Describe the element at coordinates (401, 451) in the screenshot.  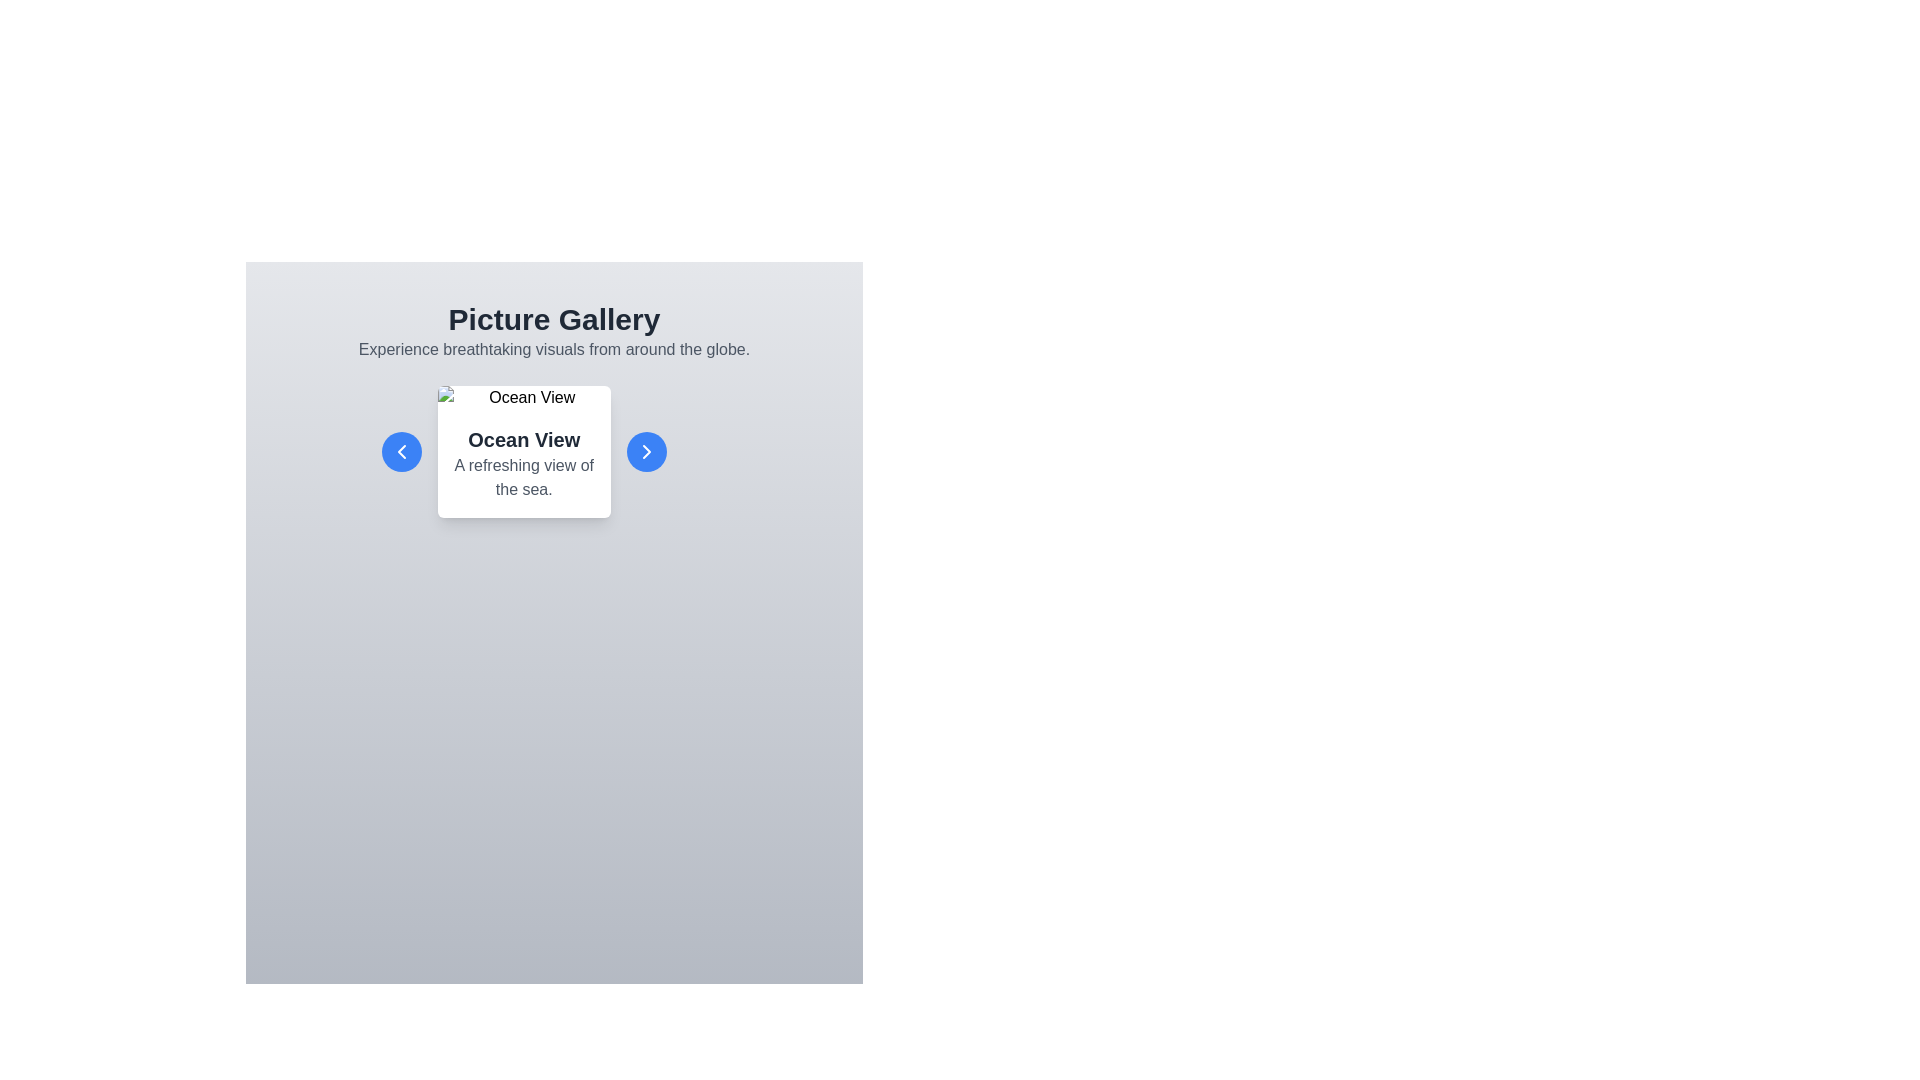
I see `the leftward chevron icon inside the blue circular navigation button` at that location.